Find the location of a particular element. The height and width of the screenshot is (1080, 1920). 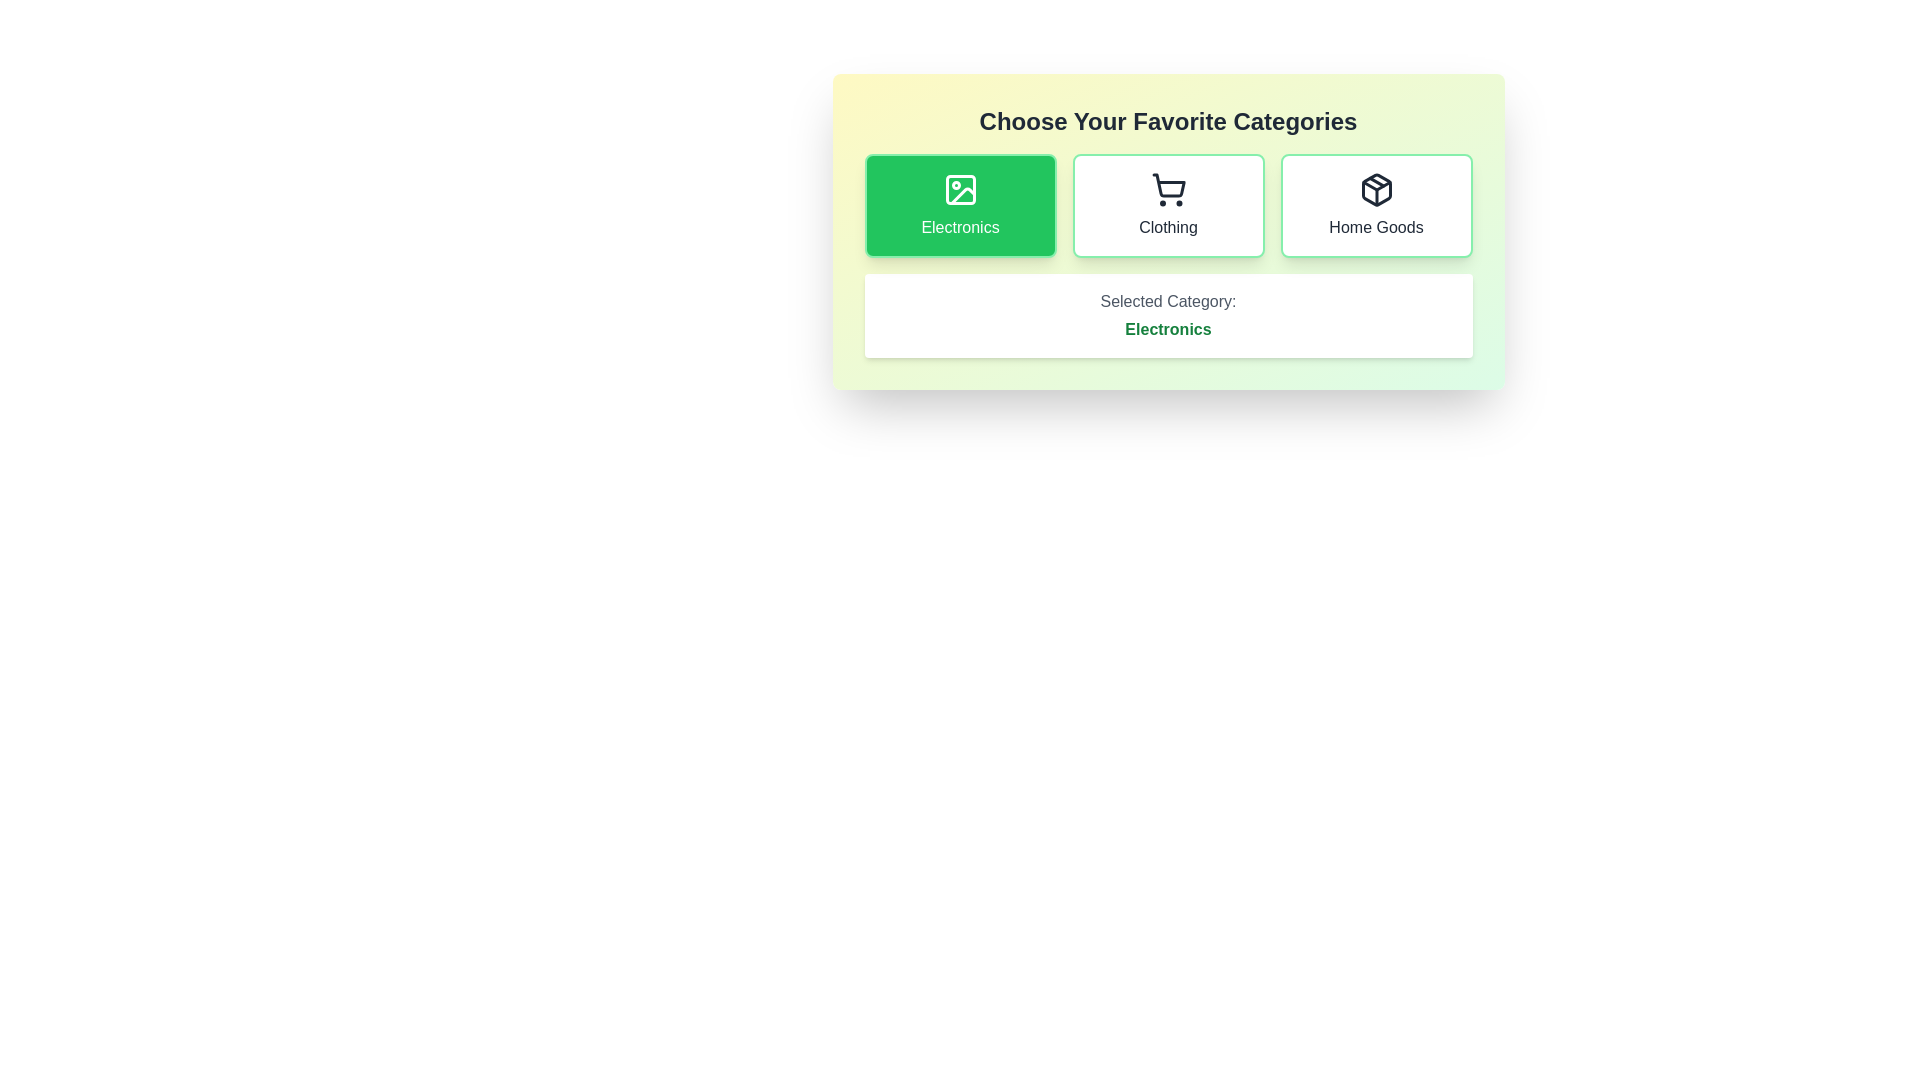

the category button corresponding to Electronics is located at coordinates (960, 205).